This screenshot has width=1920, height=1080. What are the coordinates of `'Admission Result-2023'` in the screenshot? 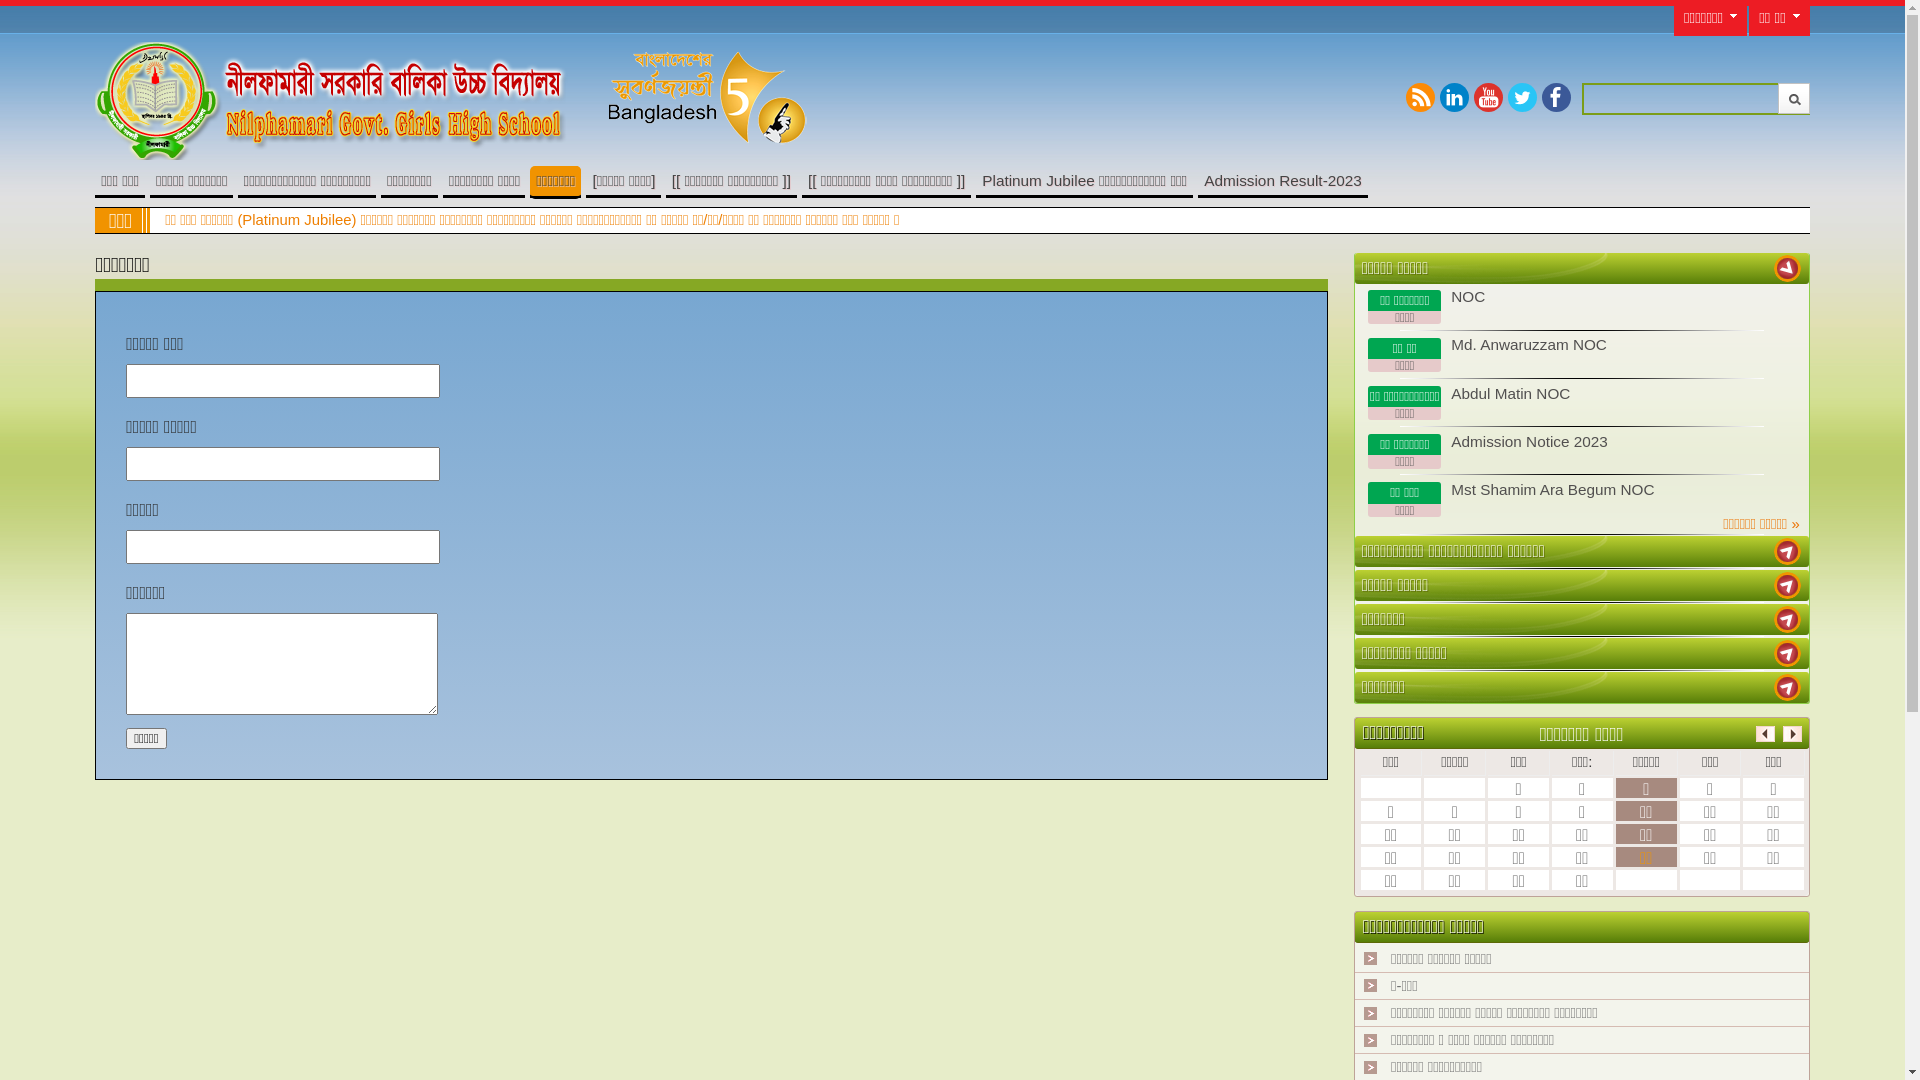 It's located at (1282, 180).